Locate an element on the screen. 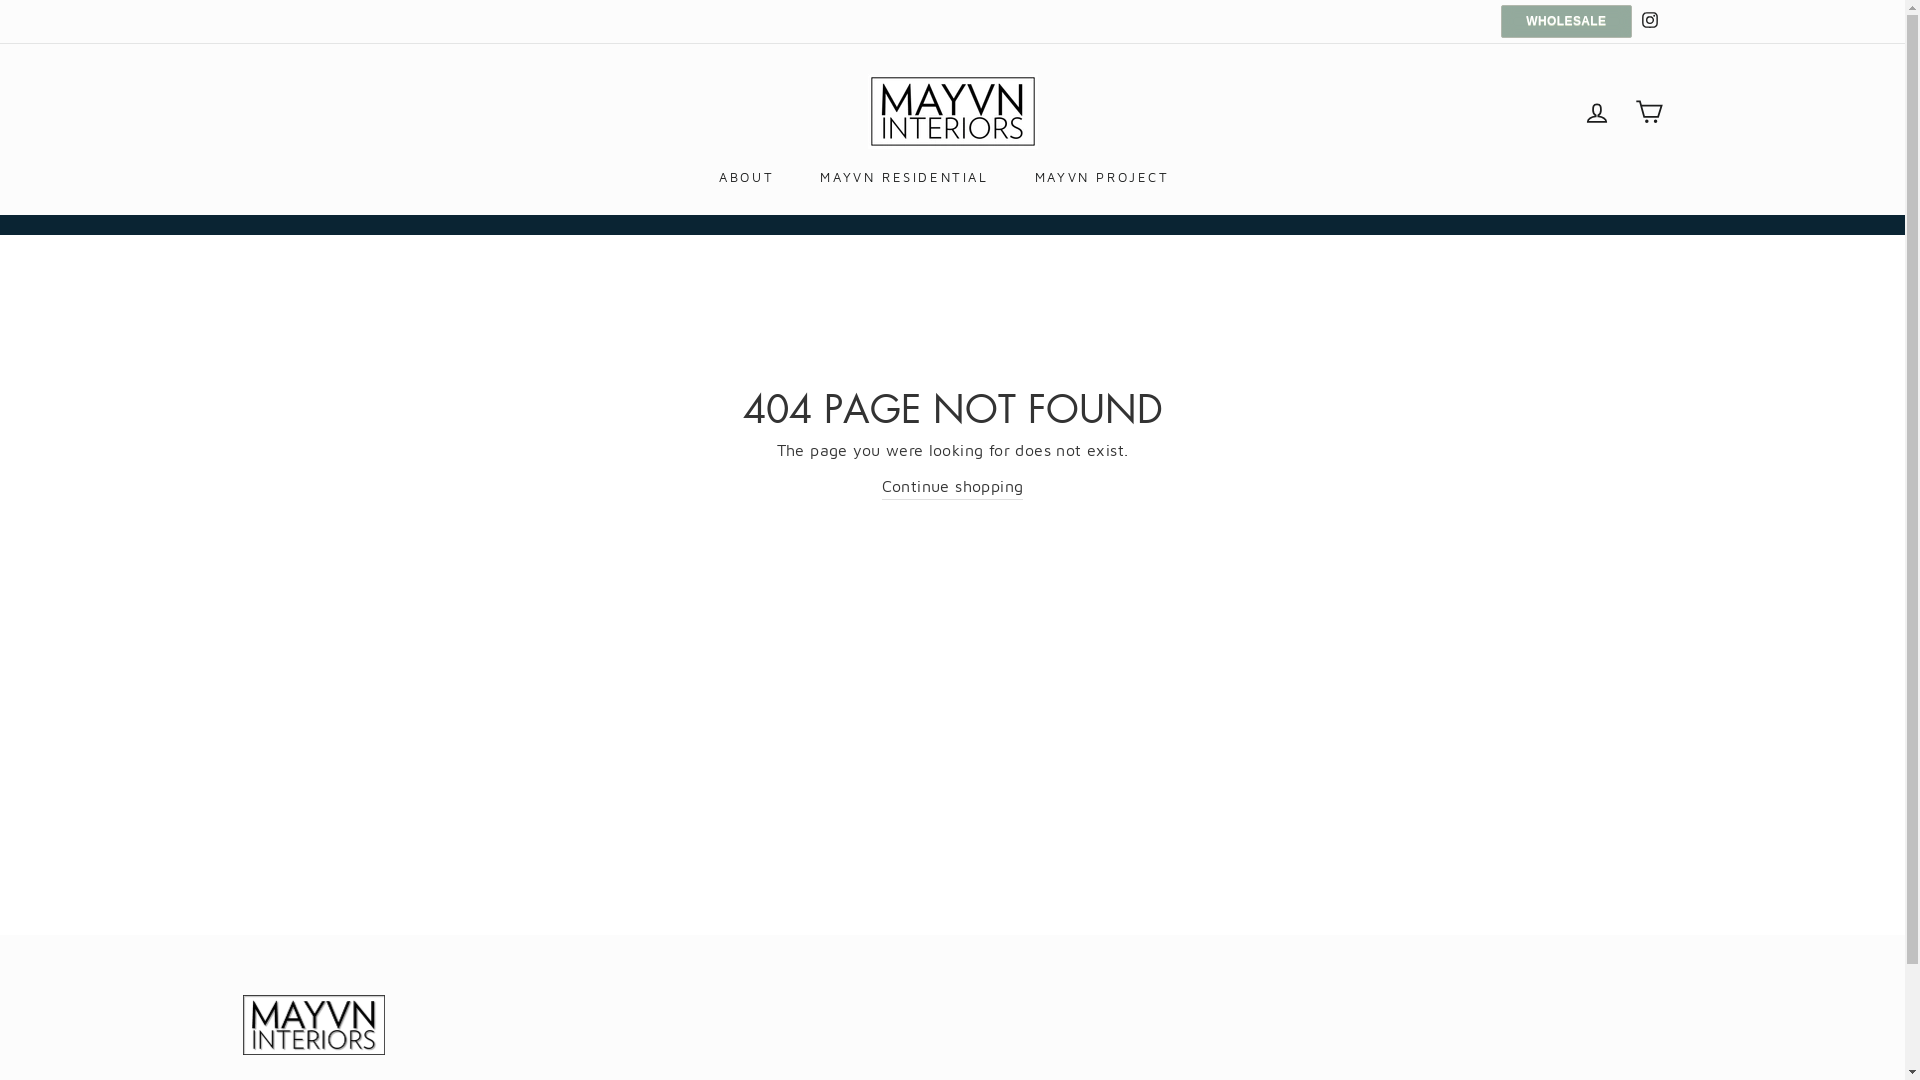 This screenshot has width=1920, height=1080. 'WHOLESALE' is located at coordinates (1564, 21).